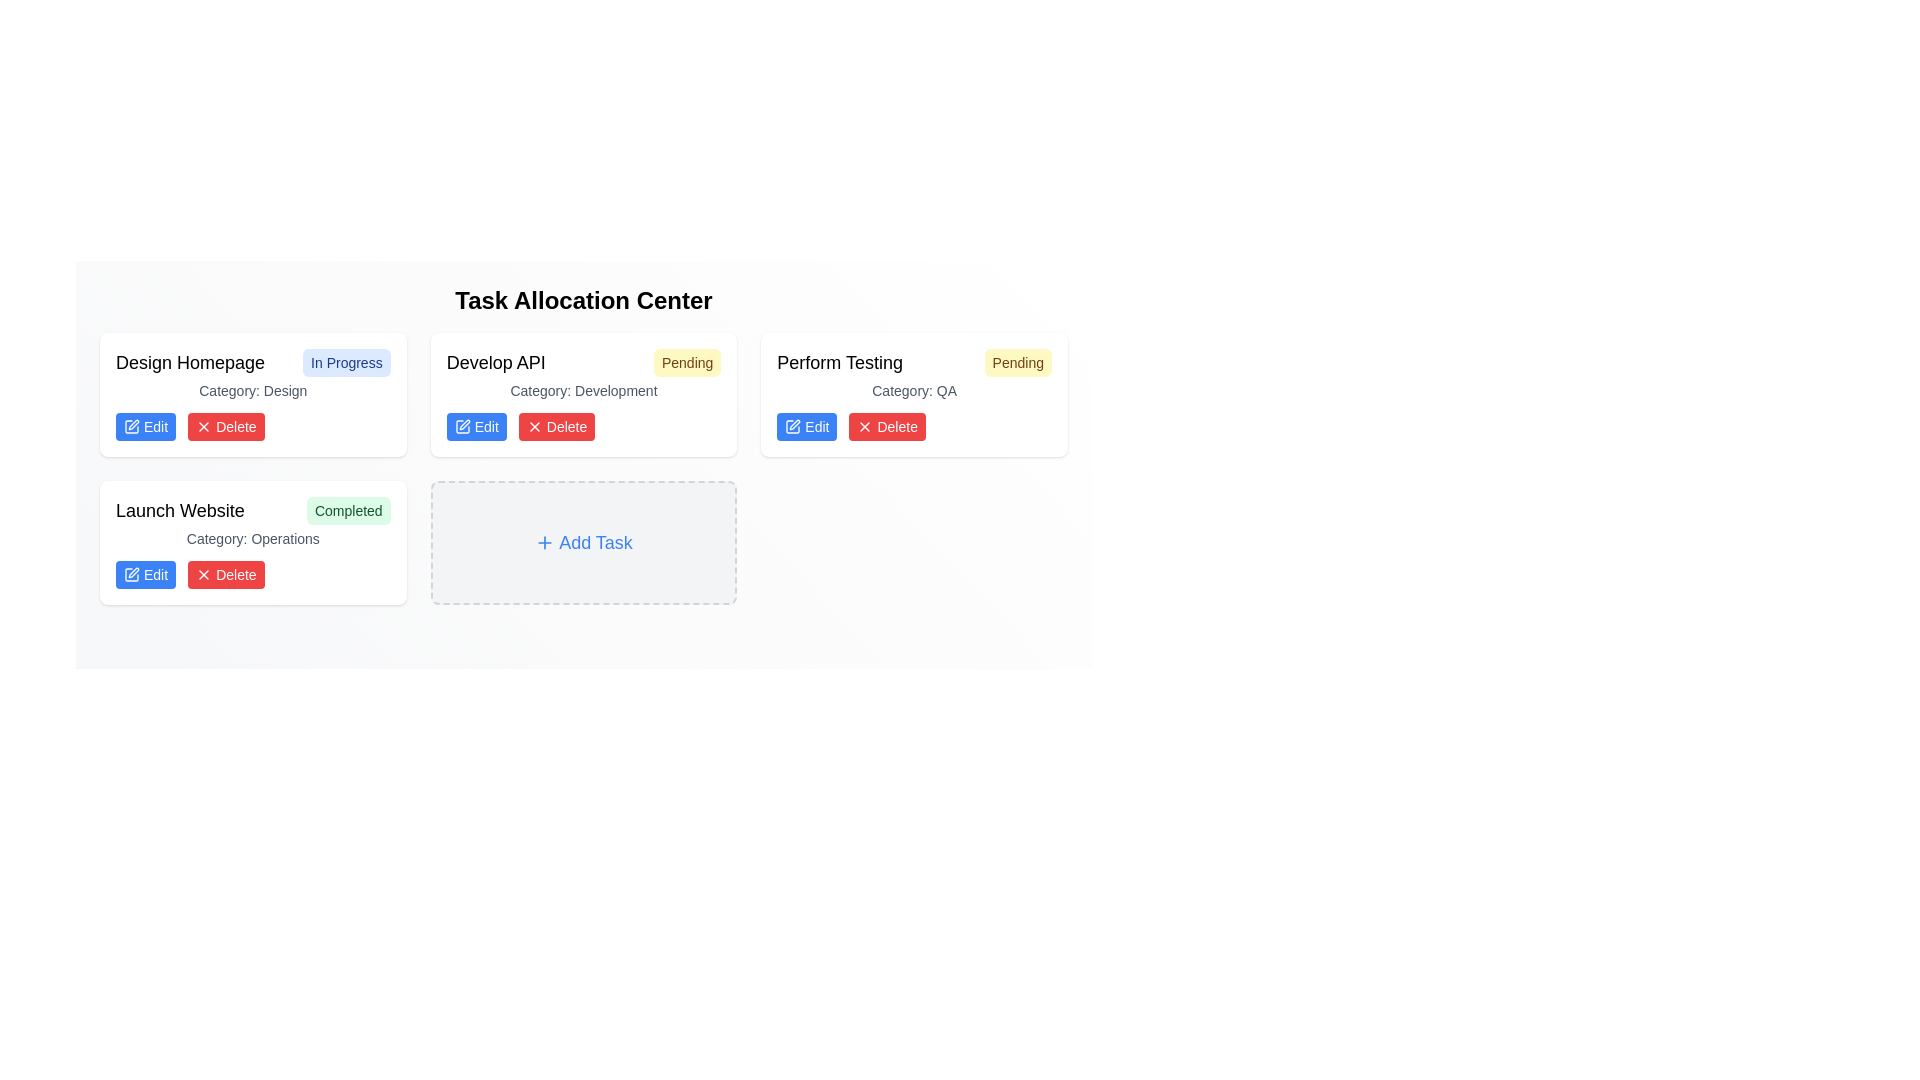 The height and width of the screenshot is (1080, 1920). What do you see at coordinates (463, 423) in the screenshot?
I see `the edit icon located within the 'Develop API' panel, positioned under the task card's title and next to the 'Edit' option` at bounding box center [463, 423].